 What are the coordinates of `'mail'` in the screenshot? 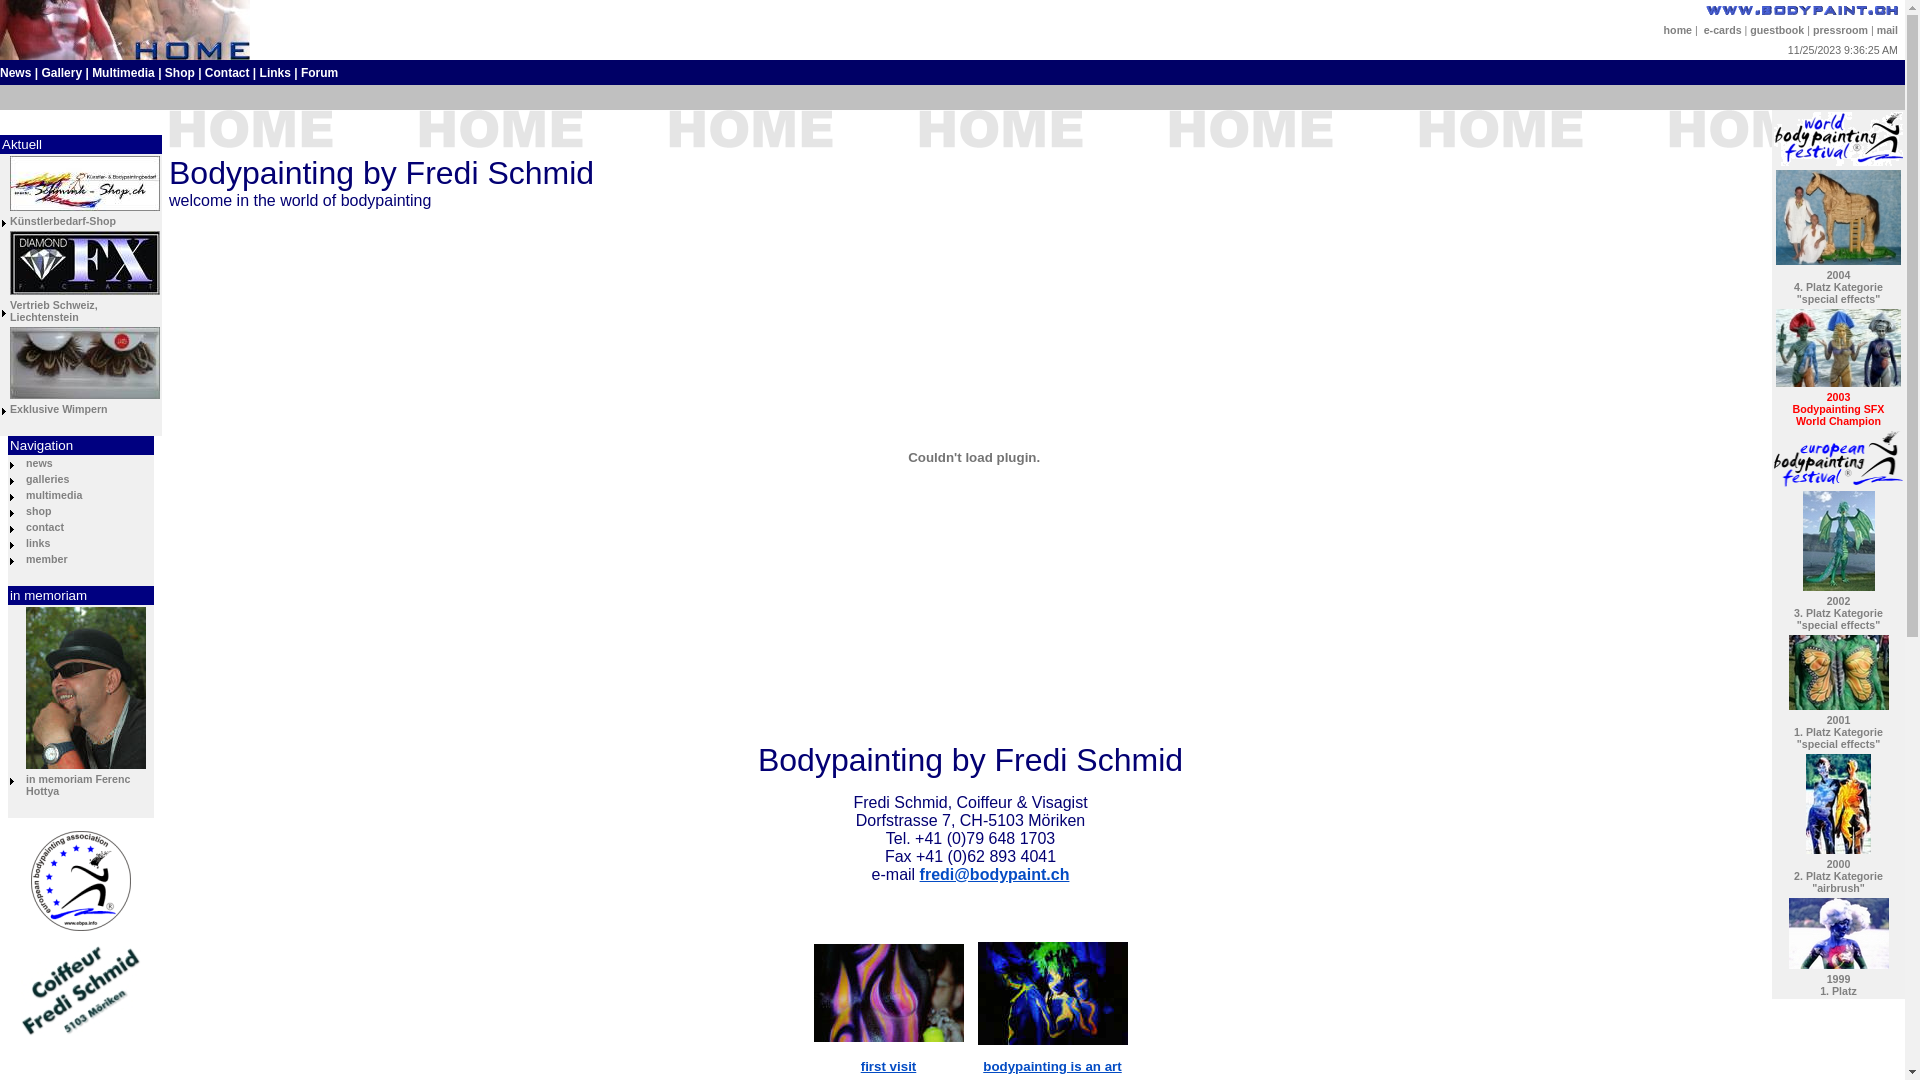 It's located at (1886, 30).